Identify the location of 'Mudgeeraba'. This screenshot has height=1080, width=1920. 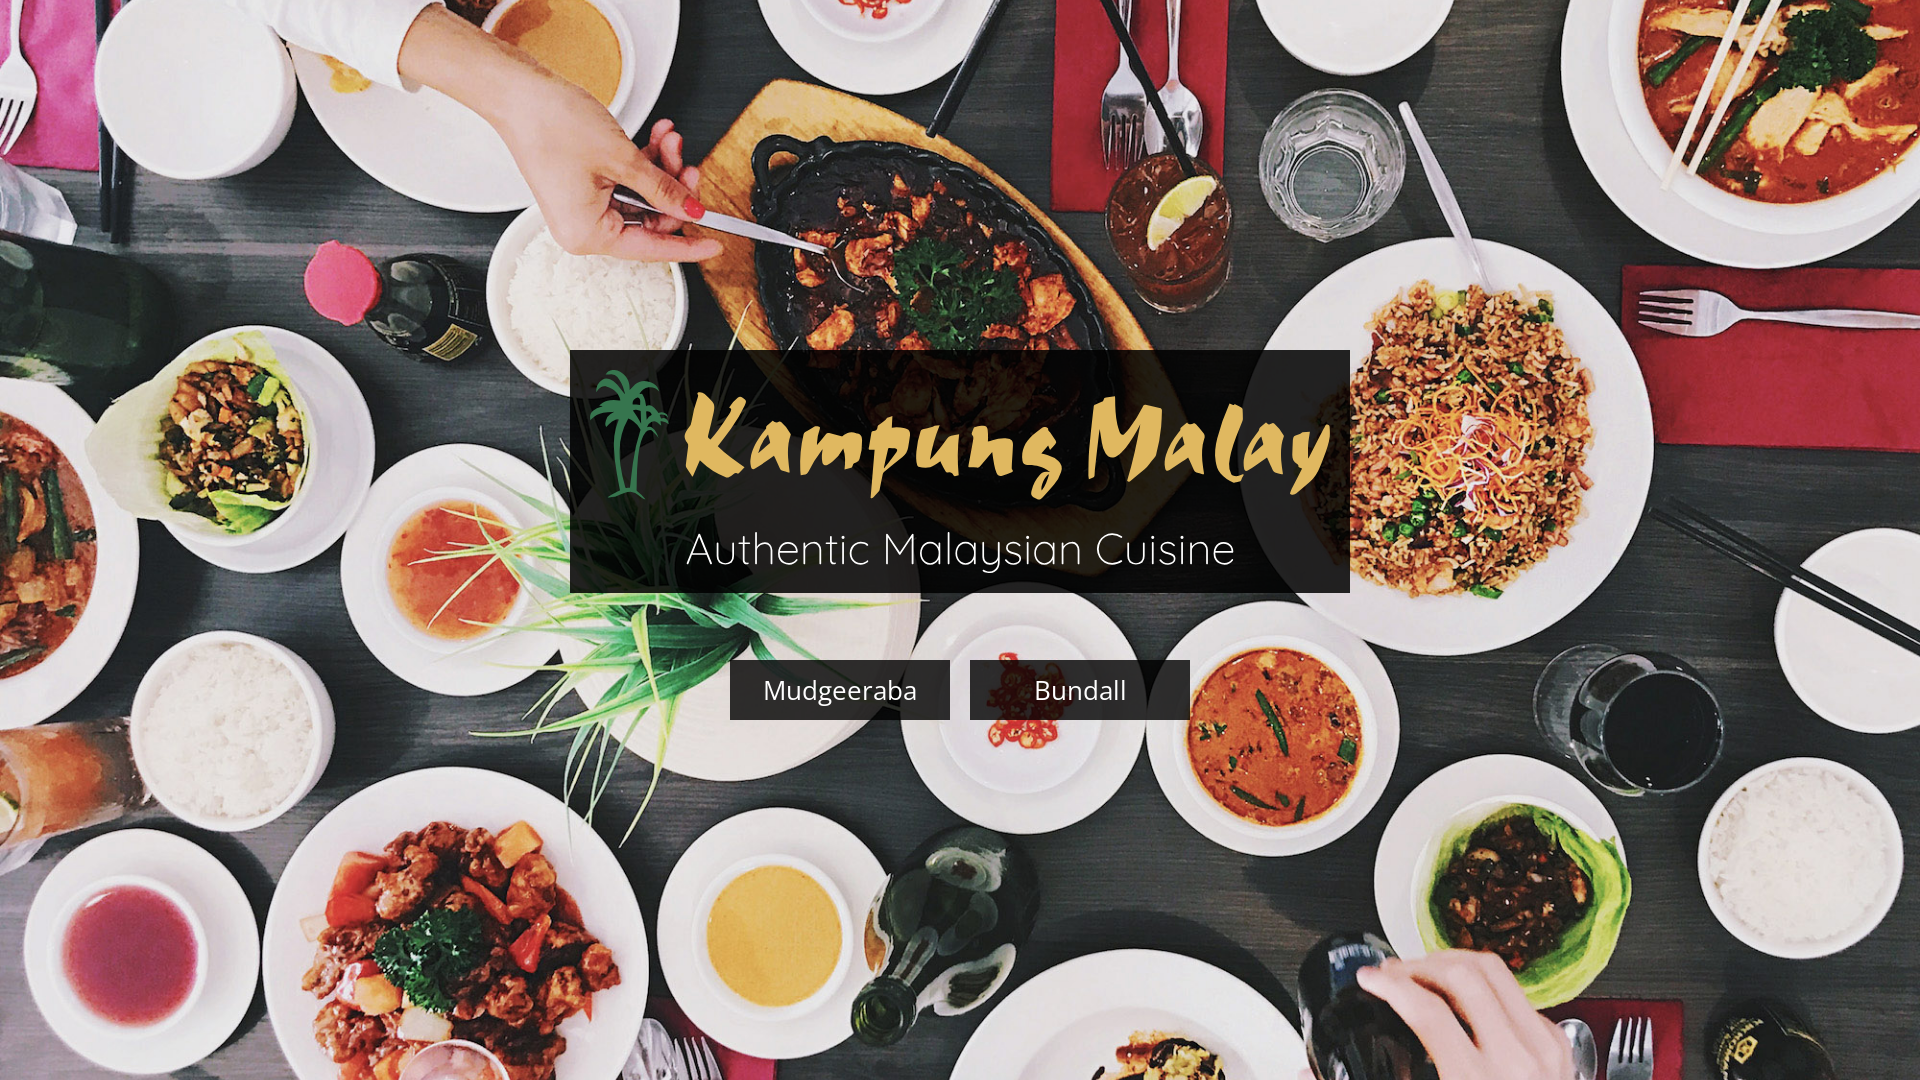
(840, 689).